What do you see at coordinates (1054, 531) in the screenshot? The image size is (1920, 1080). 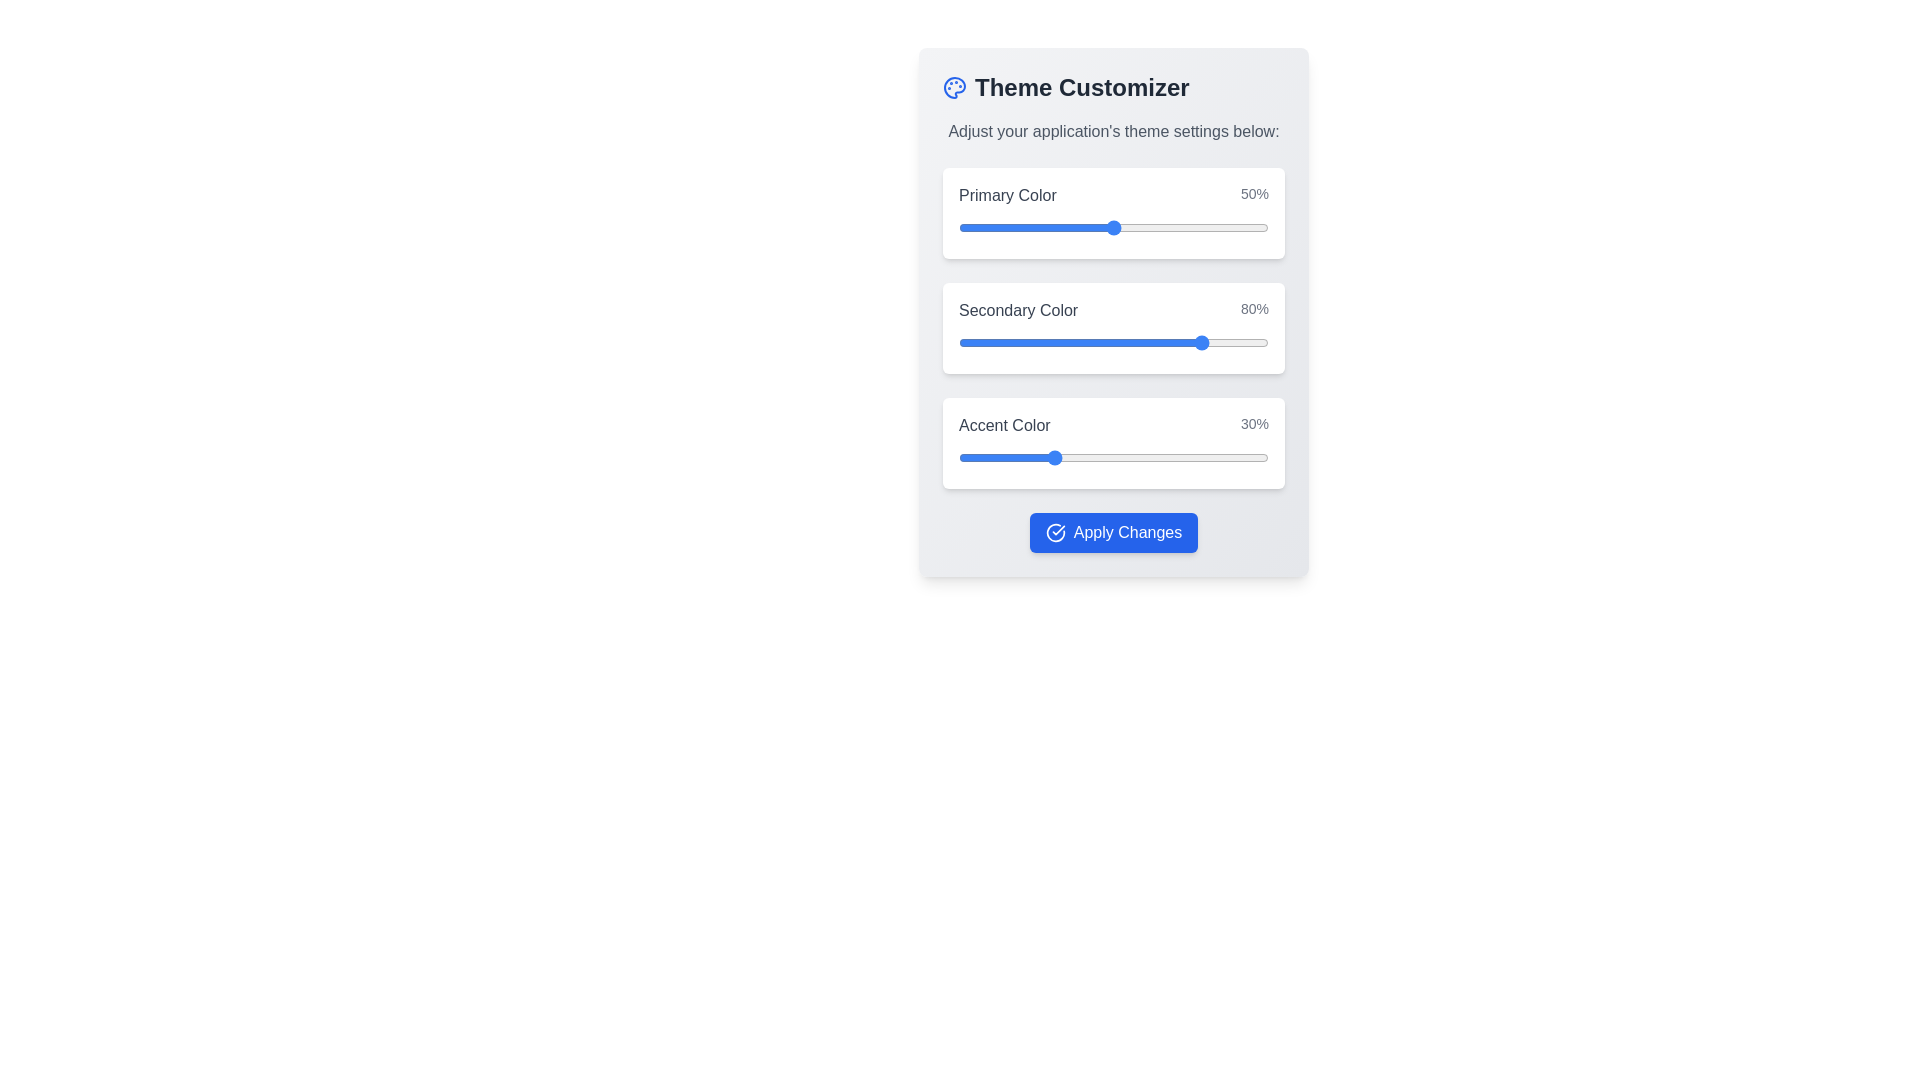 I see `the visual indicator icon located to the left of the 'Apply Changes' button in the 'Theme Customizer' section` at bounding box center [1054, 531].